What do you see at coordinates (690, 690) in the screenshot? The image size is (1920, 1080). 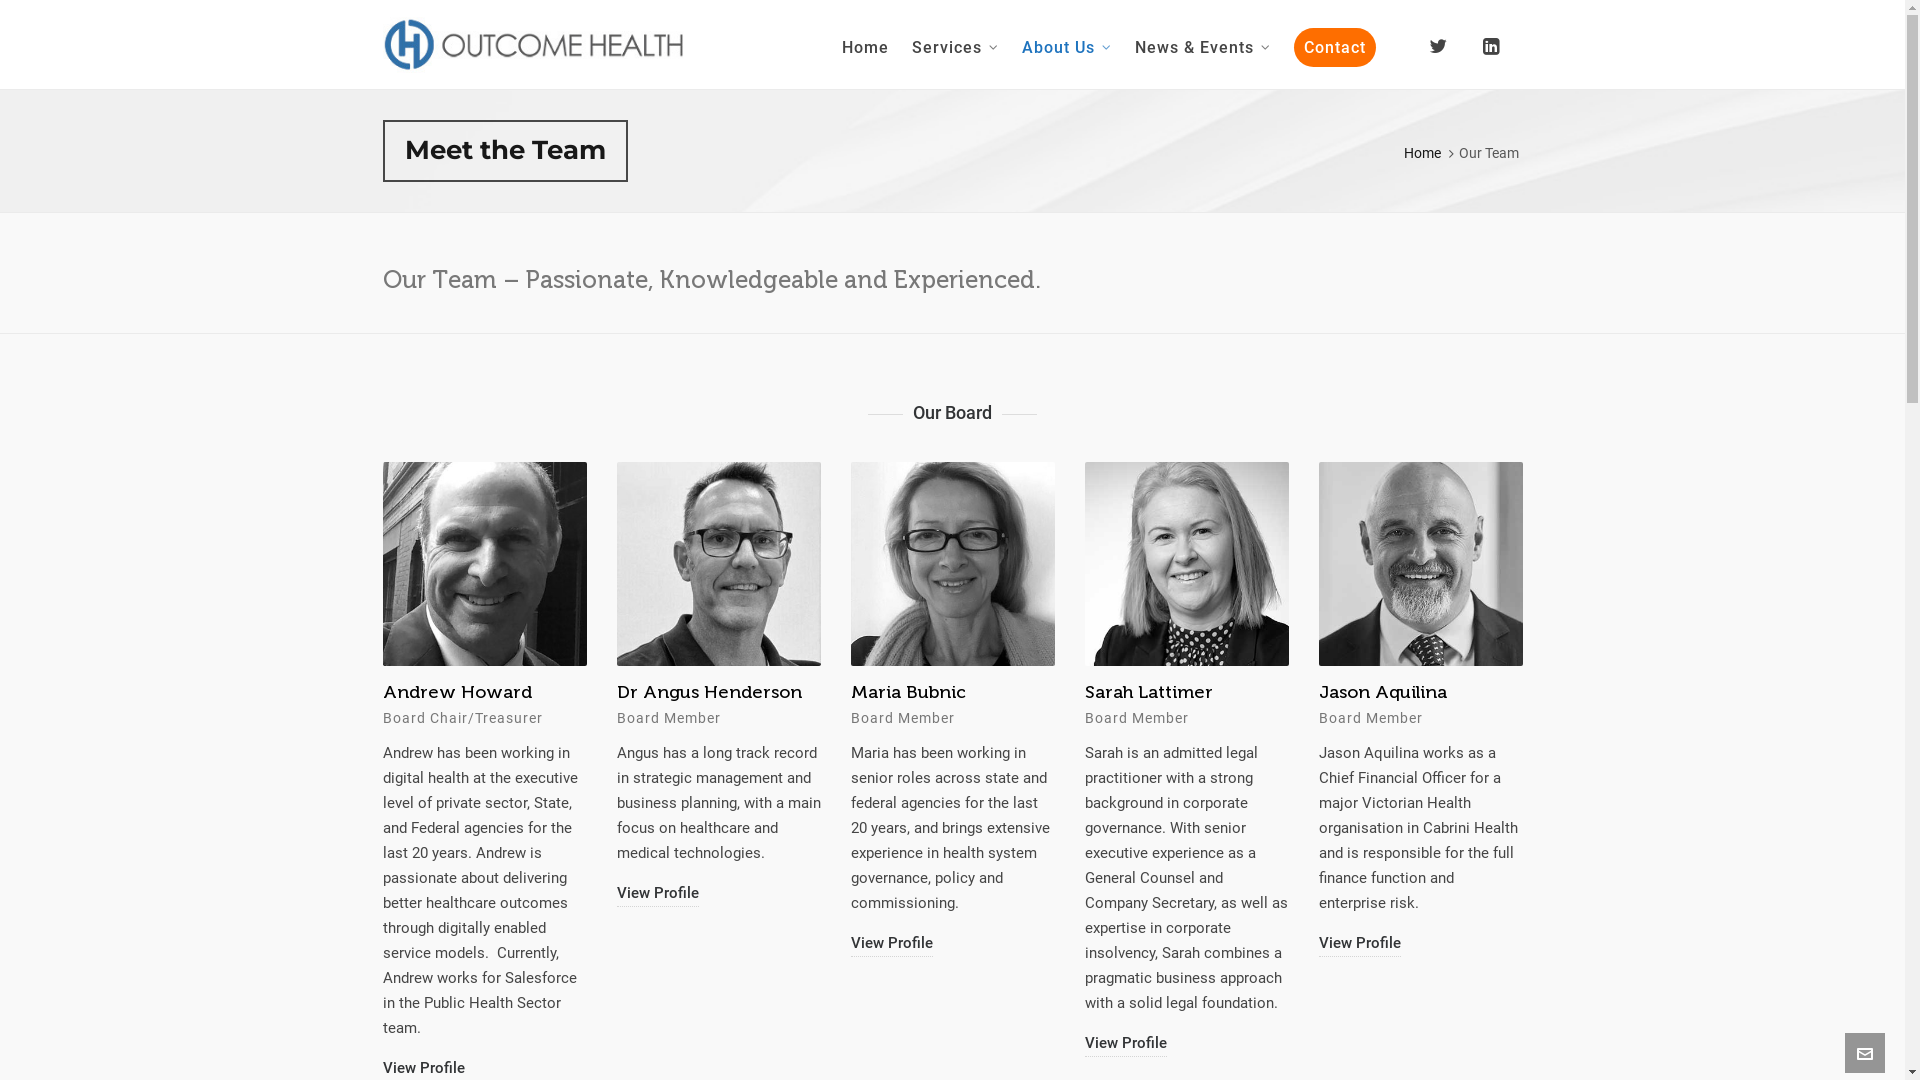 I see `'Andrew Howard'` at bounding box center [690, 690].